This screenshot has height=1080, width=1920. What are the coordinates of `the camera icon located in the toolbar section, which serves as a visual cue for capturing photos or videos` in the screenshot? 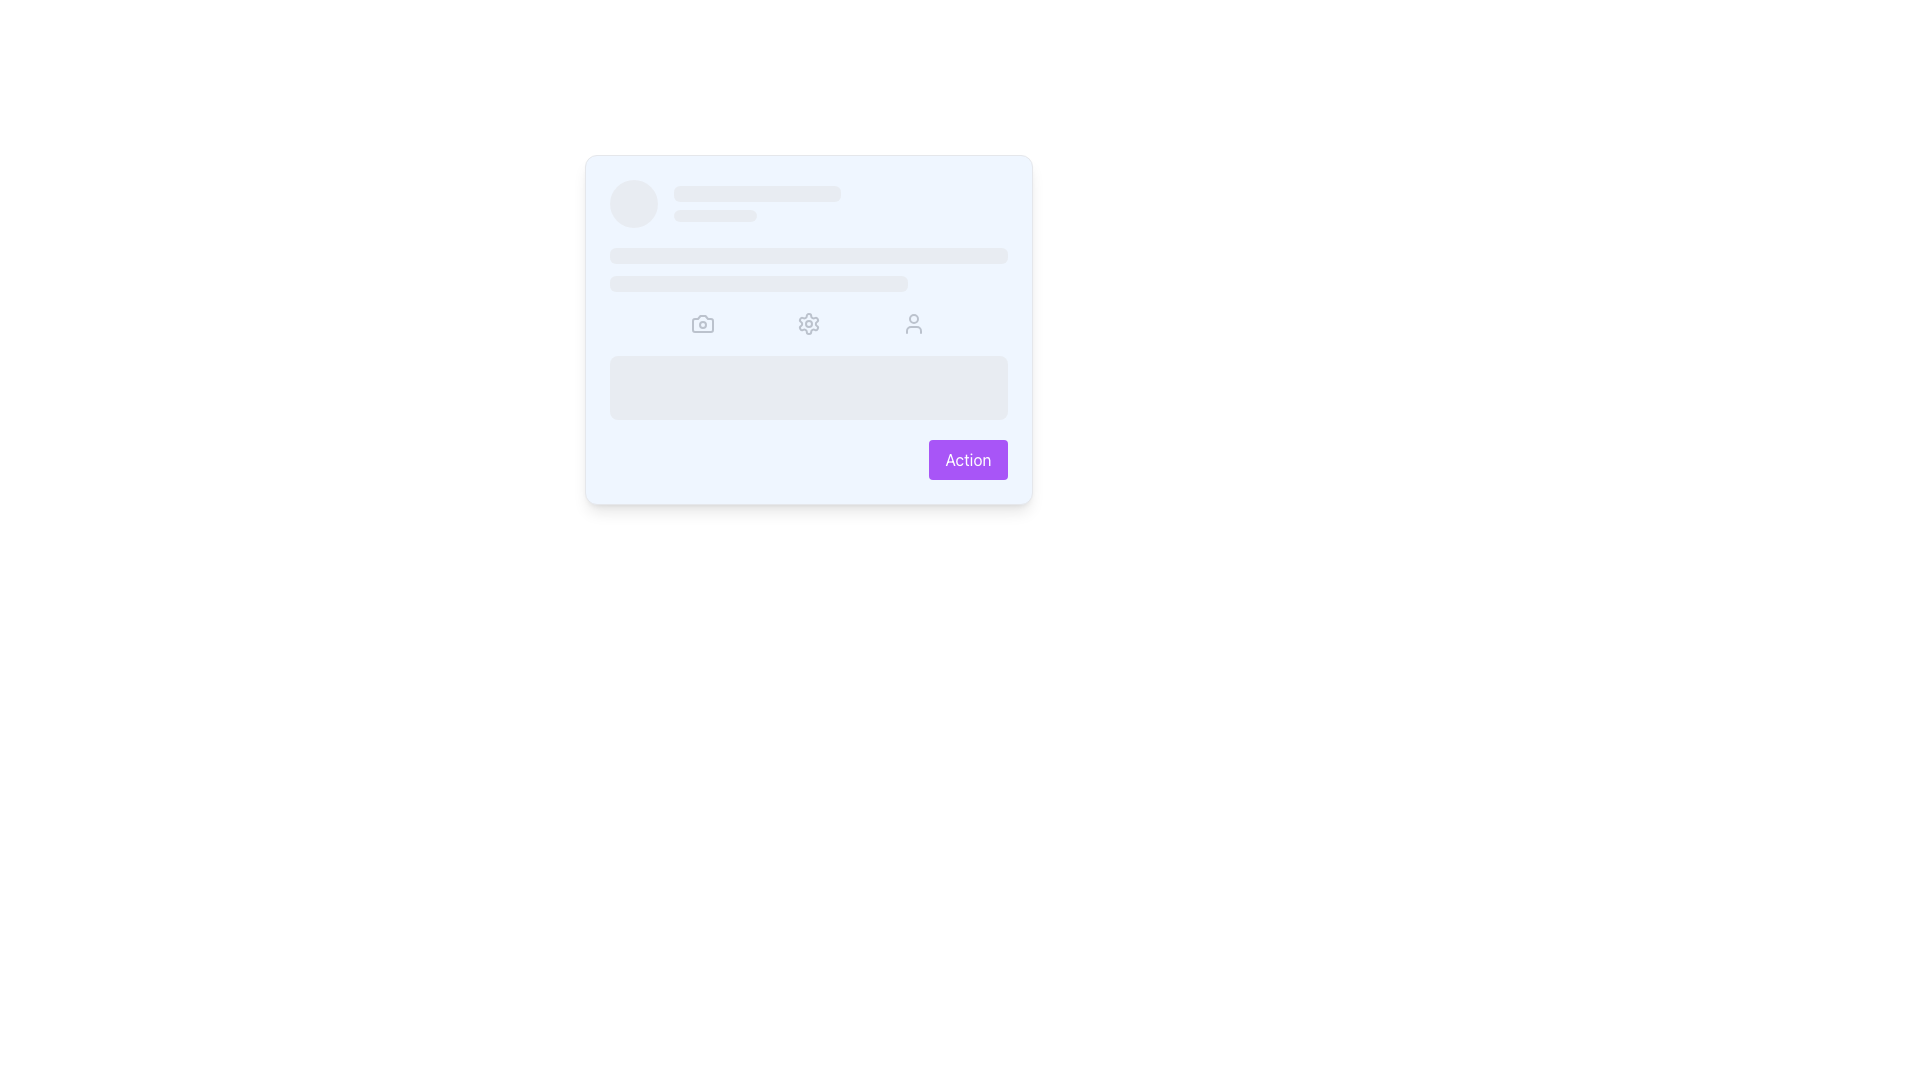 It's located at (702, 323).